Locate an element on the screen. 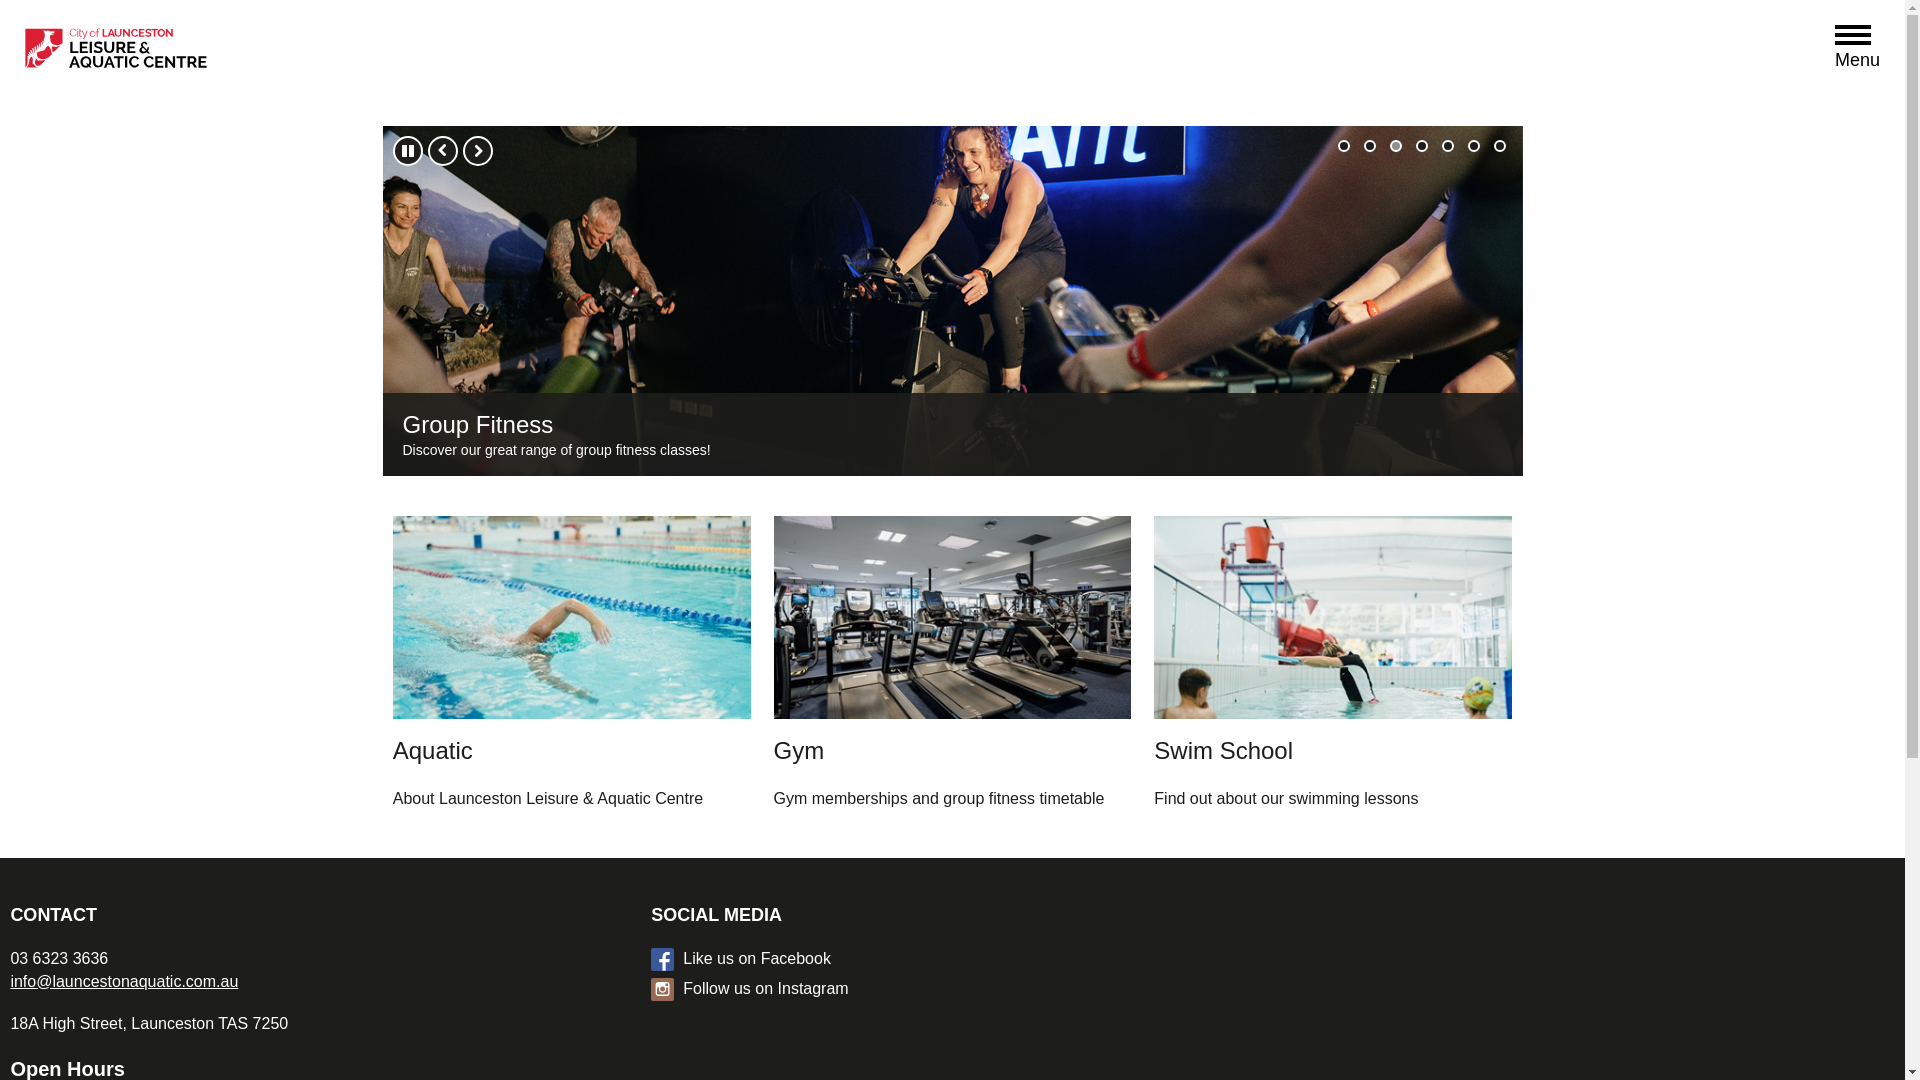 Image resolution: width=1920 pixels, height=1080 pixels. 'info@launcestonaquatic.com.au' is located at coordinates (123, 980).